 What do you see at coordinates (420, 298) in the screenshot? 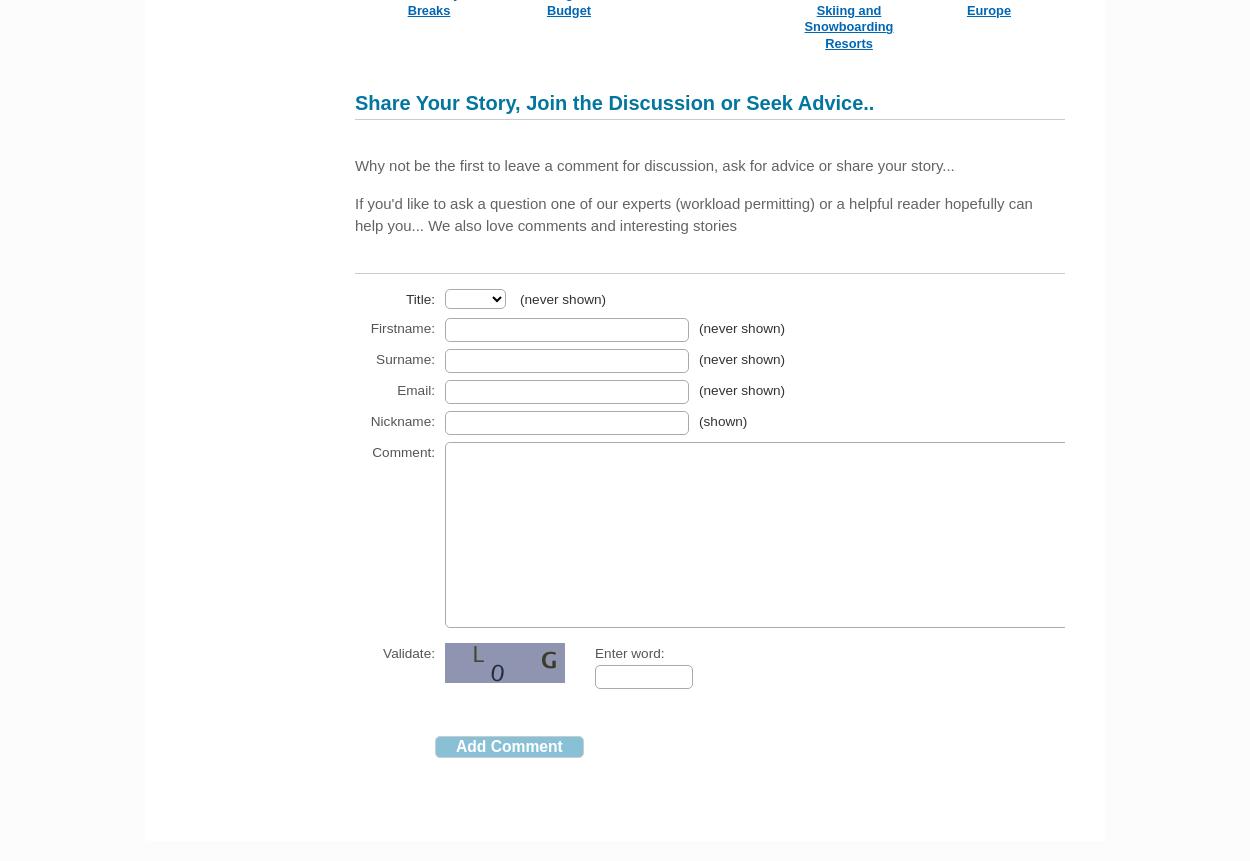
I see `'Title:'` at bounding box center [420, 298].